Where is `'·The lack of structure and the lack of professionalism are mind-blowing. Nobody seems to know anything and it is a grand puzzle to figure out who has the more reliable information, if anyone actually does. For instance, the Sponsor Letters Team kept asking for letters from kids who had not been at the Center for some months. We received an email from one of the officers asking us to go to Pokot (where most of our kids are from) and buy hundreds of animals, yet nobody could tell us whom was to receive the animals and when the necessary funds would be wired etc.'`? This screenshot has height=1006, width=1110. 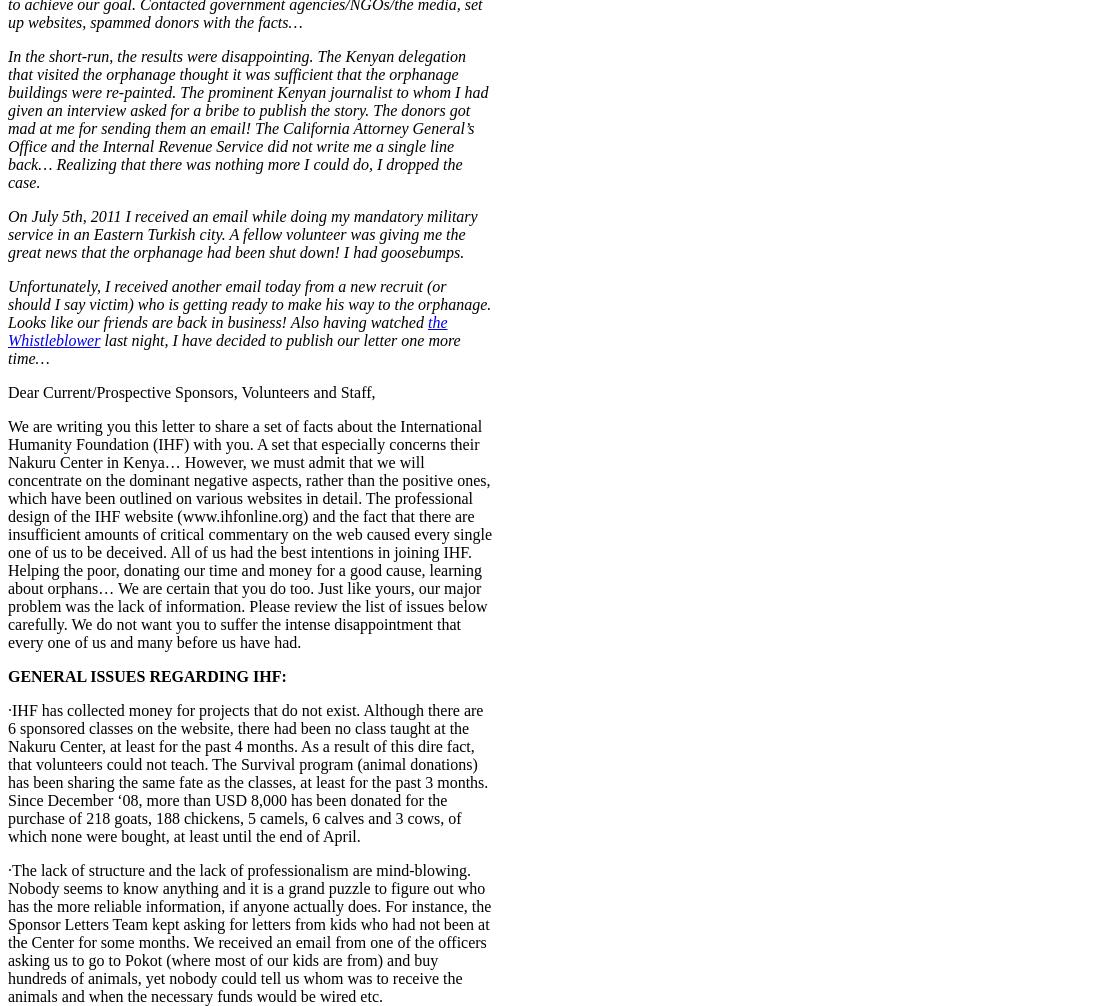
'·The lack of structure and the lack of professionalism are mind-blowing. Nobody seems to know anything and it is a grand puzzle to figure out who has the more reliable information, if anyone actually does. For instance, the Sponsor Letters Team kept asking for letters from kids who had not been at the Center for some months. We received an email from one of the officers asking us to go to Pokot (where most of our kids are from) and buy hundreds of animals, yet nobody could tell us whom was to receive the animals and when the necessary funds would be wired etc.' is located at coordinates (7, 931).